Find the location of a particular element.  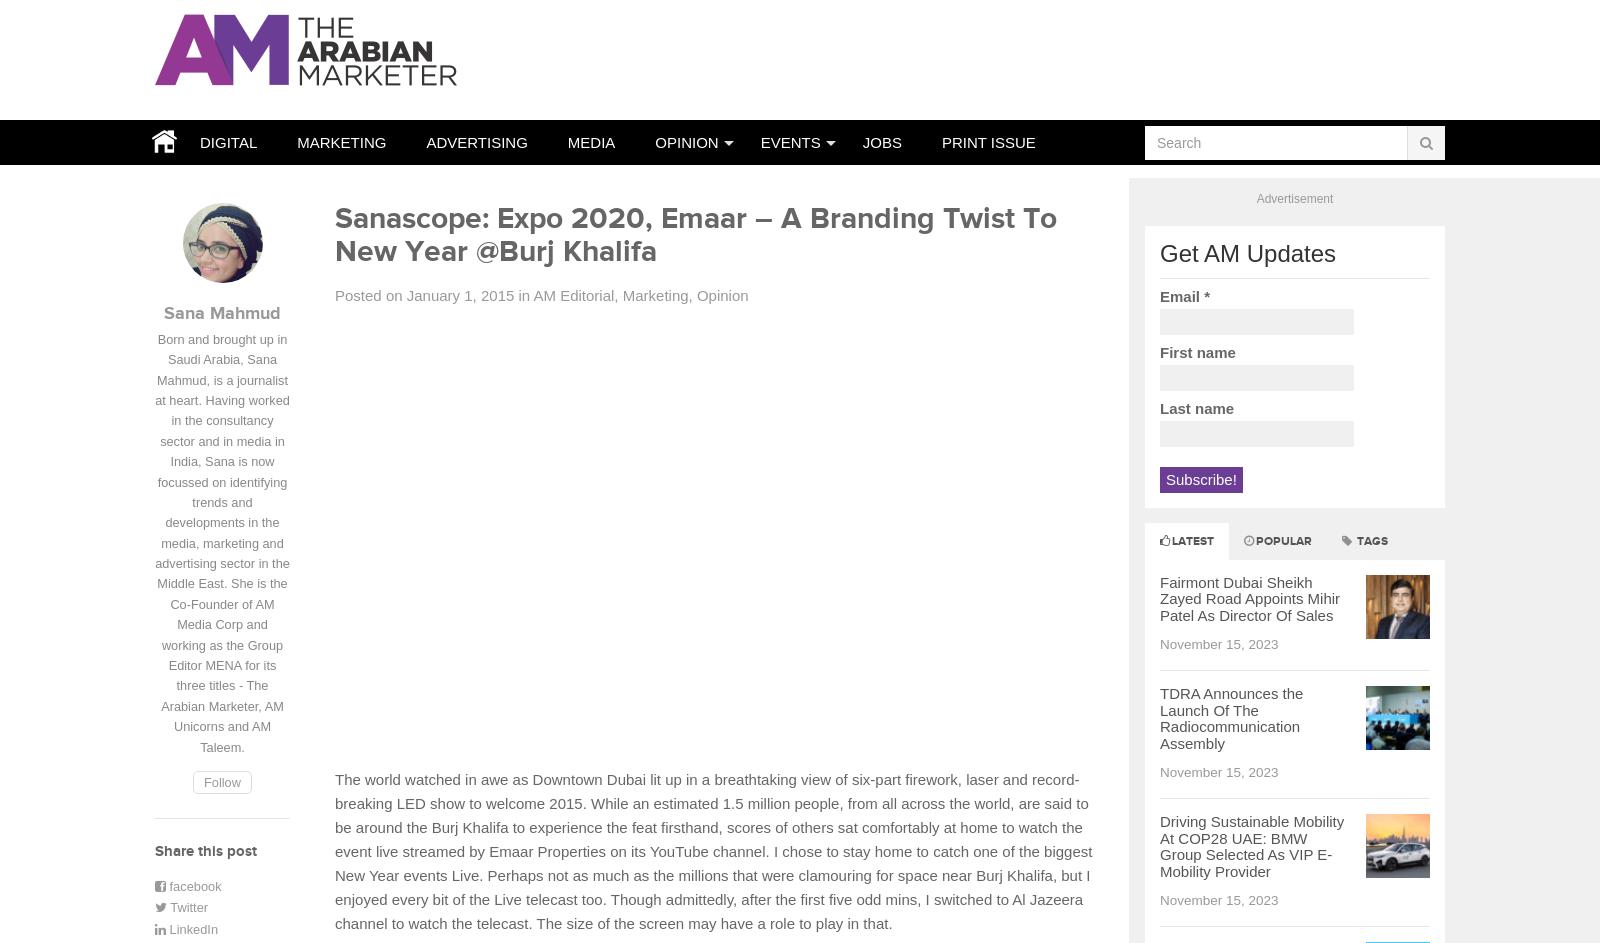

'facebook' is located at coordinates (192, 885).